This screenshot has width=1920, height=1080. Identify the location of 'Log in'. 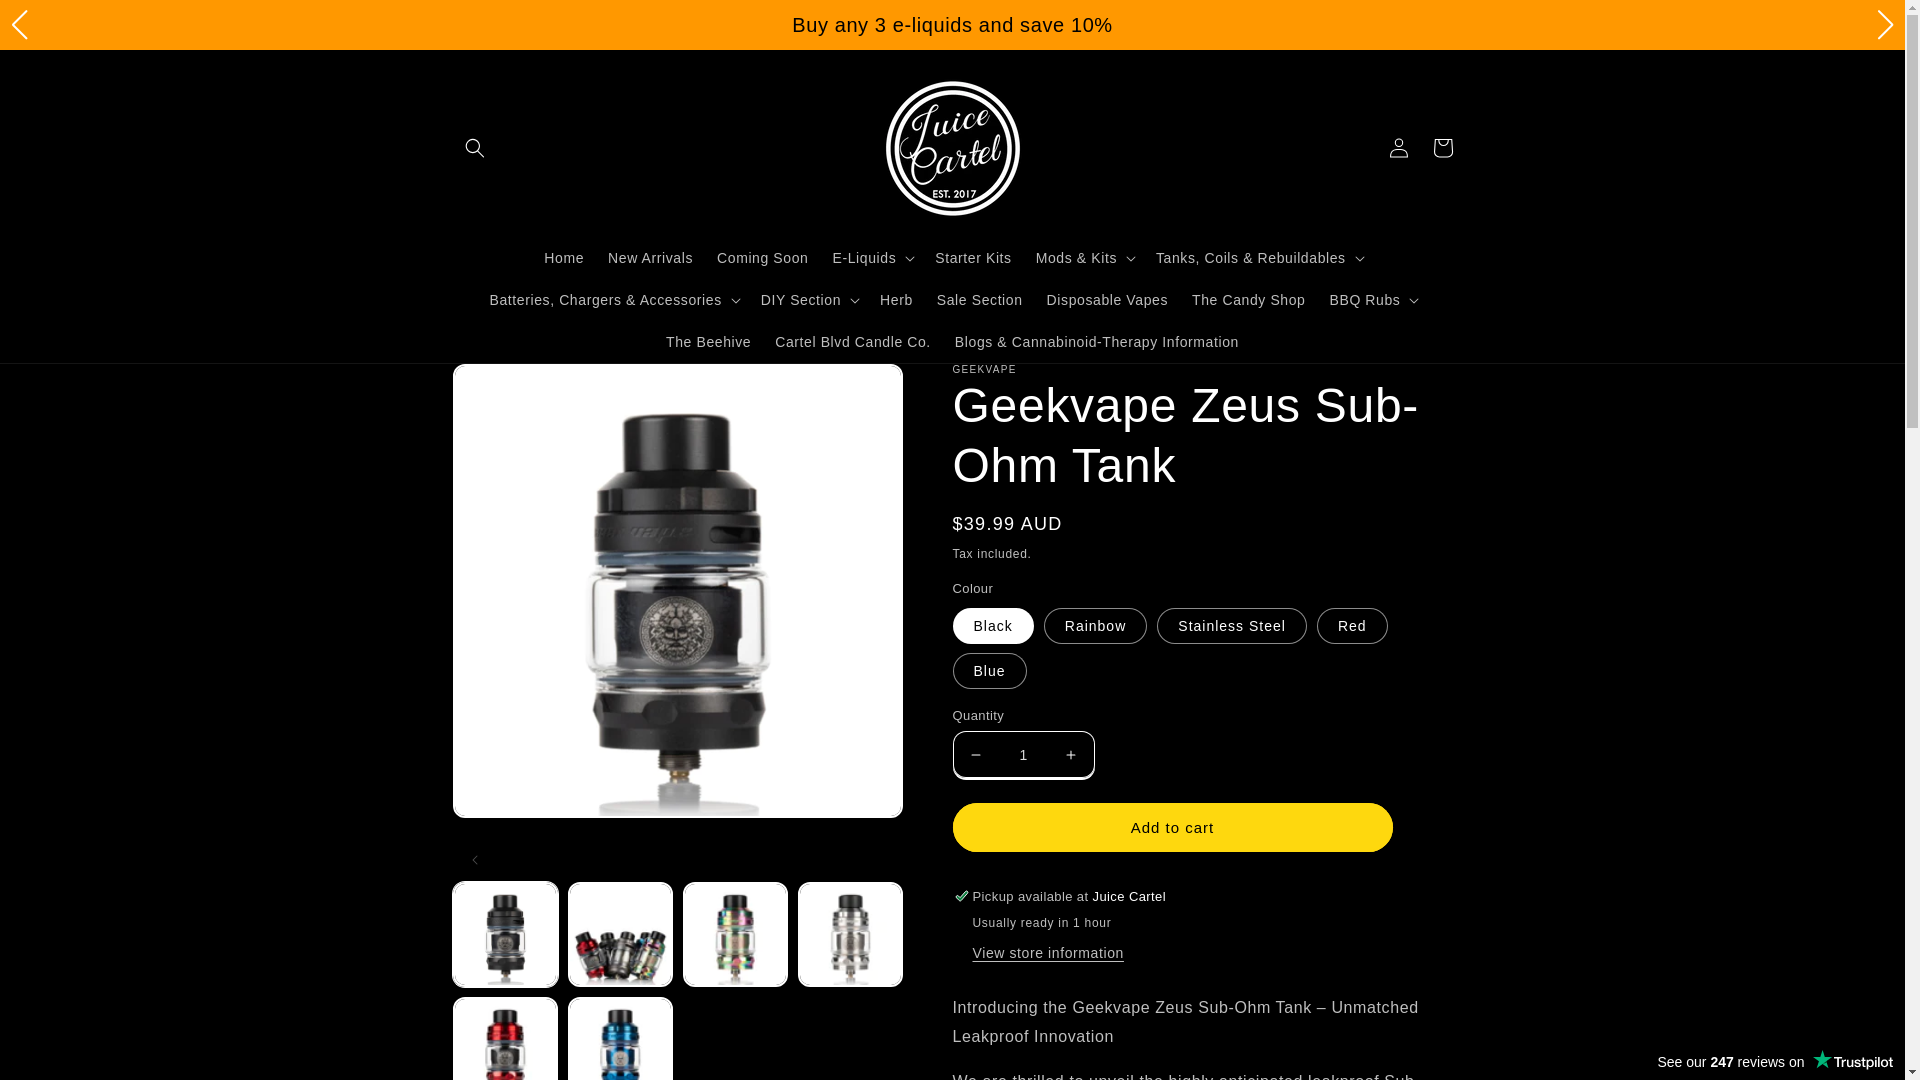
(1396, 146).